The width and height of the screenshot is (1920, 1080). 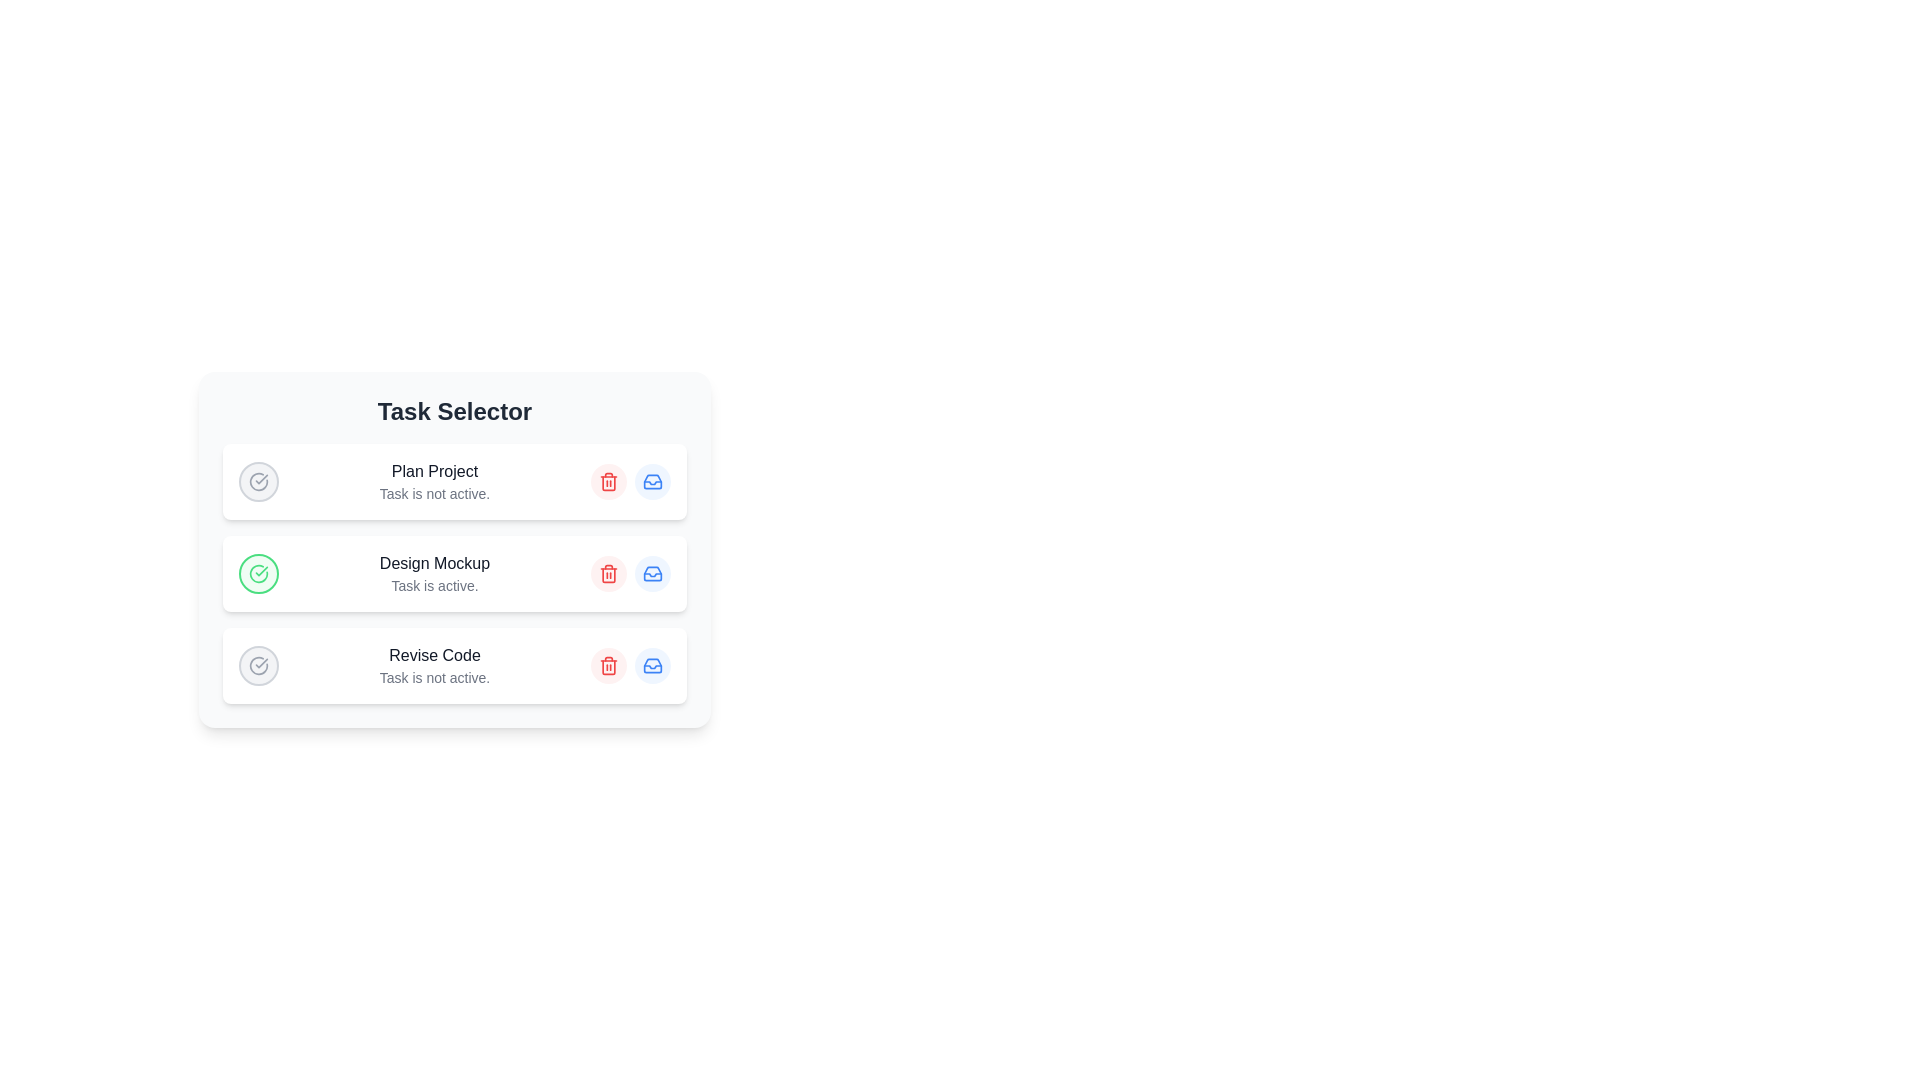 I want to click on the text block that describes the task 'Revise Code' and its status 'Task is not active.' in the third row of the task list interface, so click(x=434, y=666).